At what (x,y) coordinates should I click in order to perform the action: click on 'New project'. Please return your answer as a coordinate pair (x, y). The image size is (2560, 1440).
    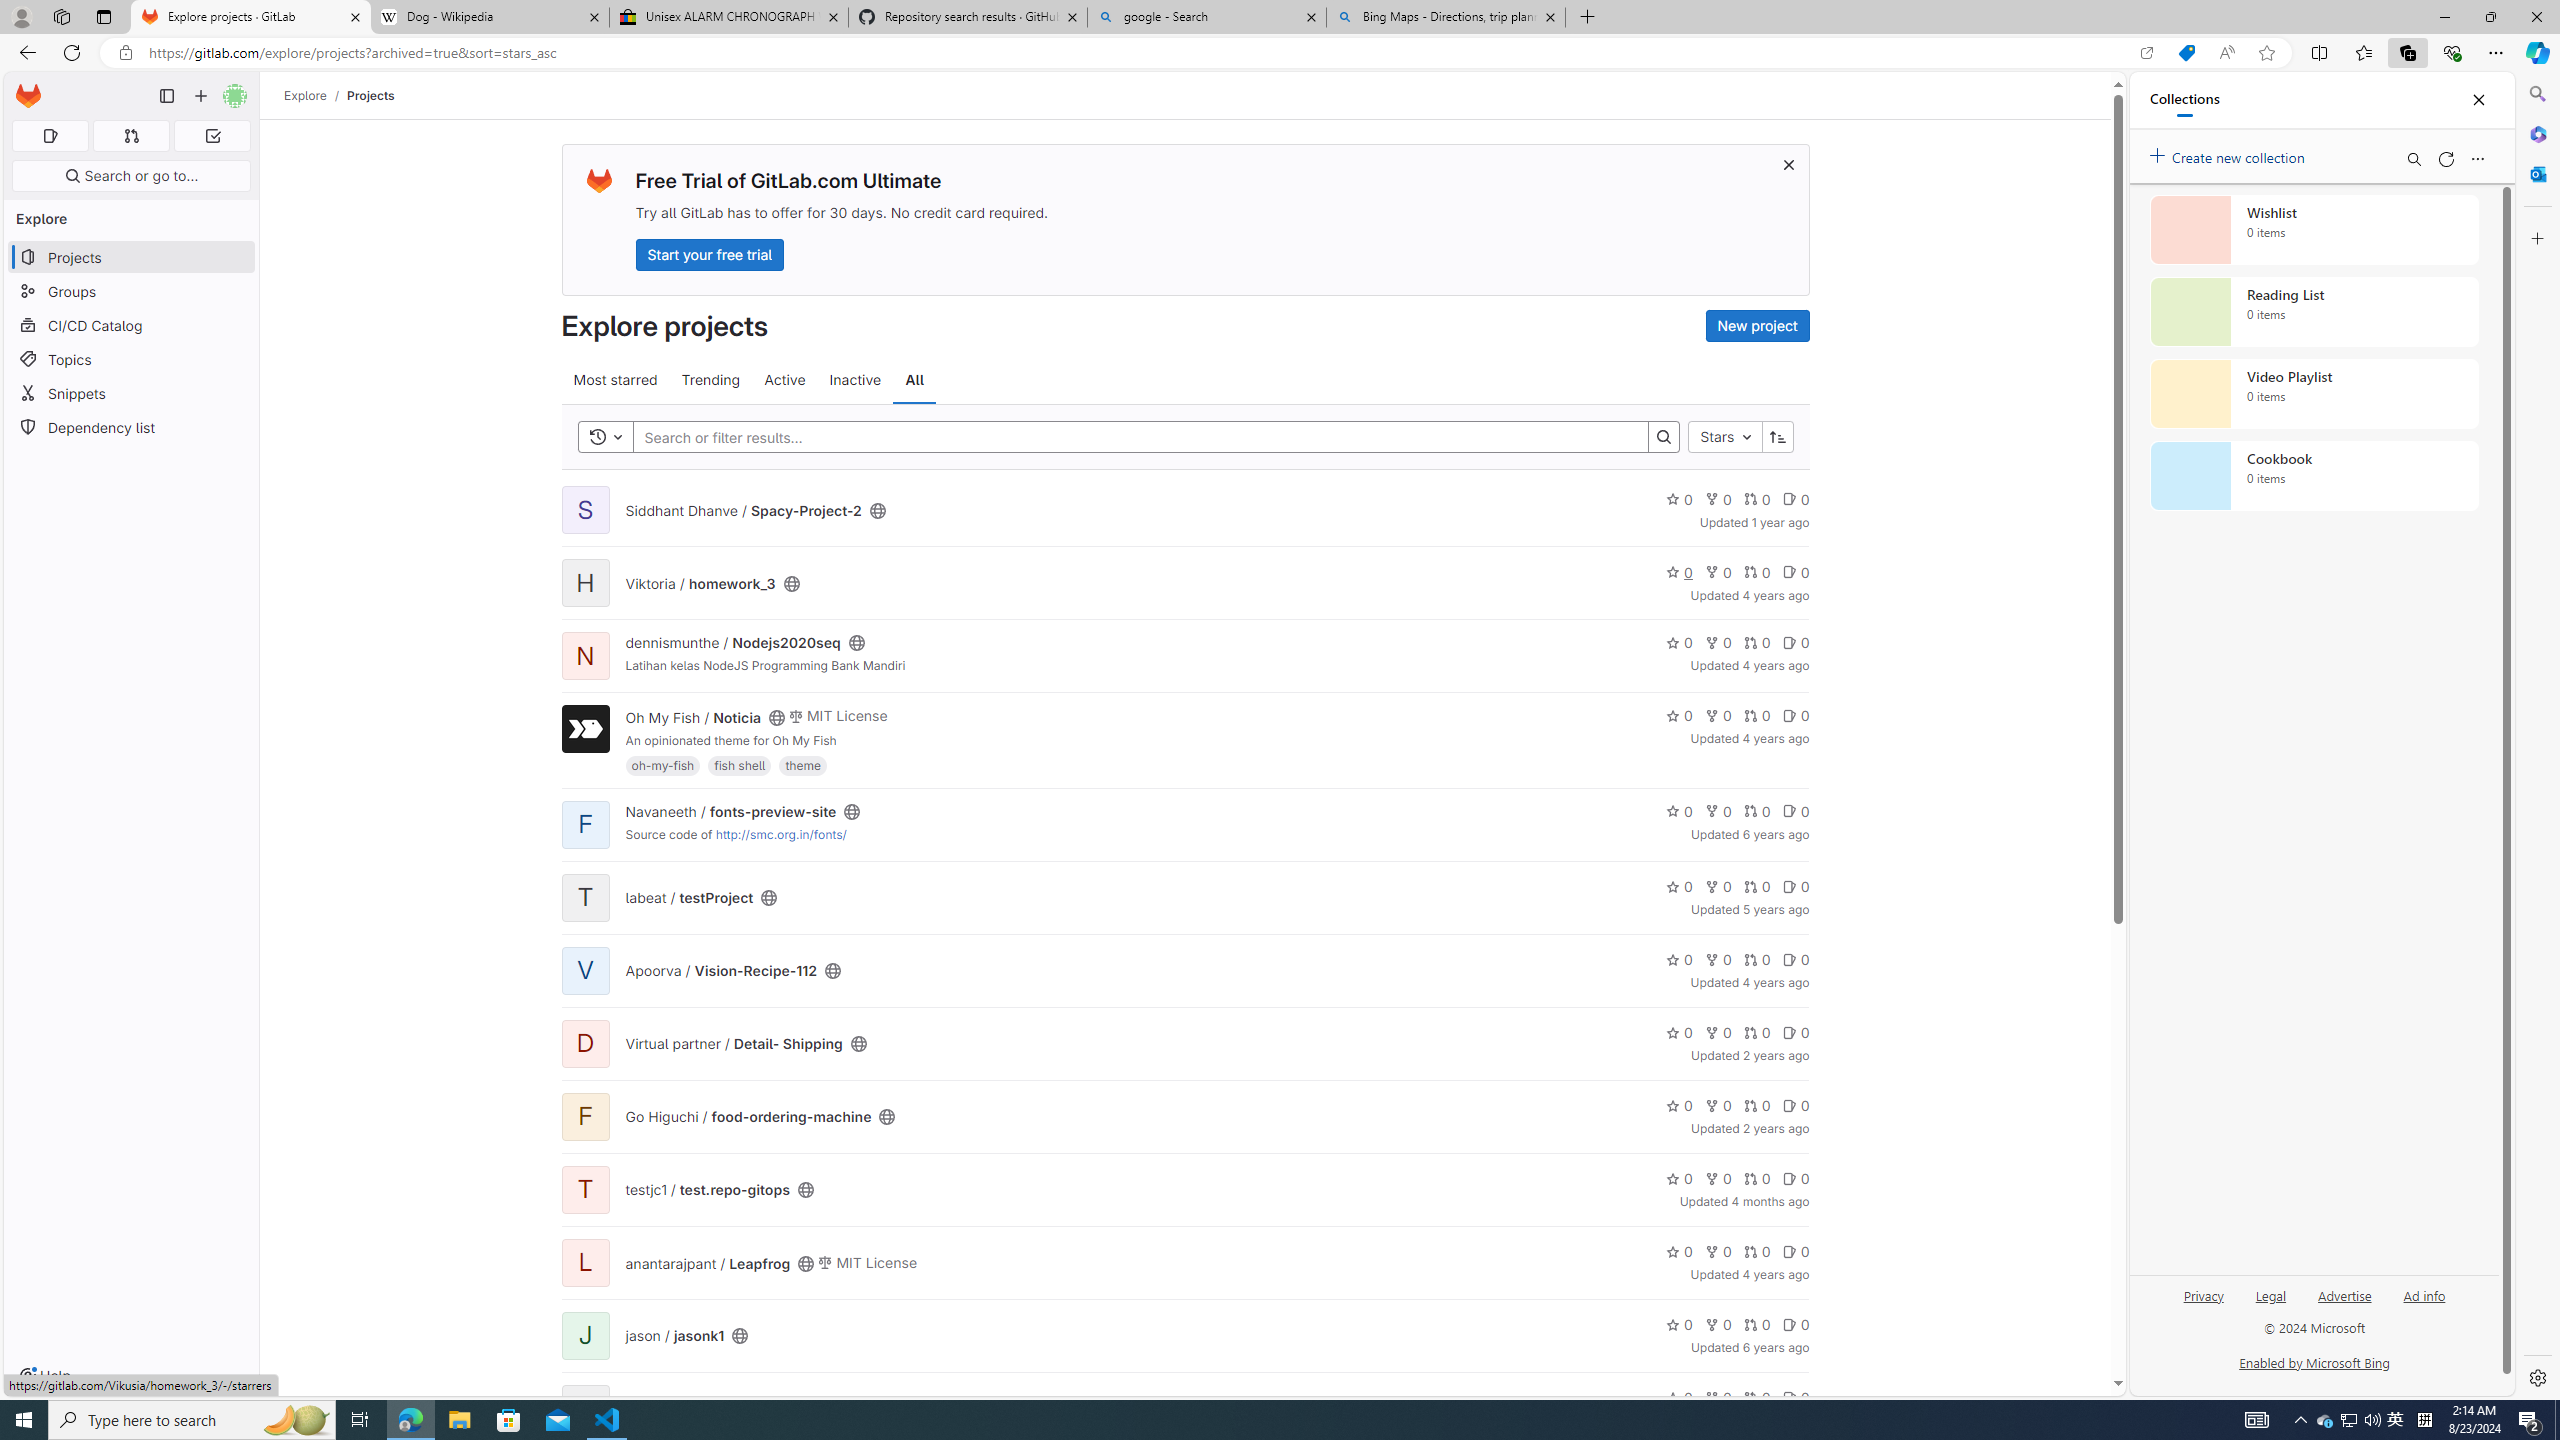
    Looking at the image, I should click on (1756, 325).